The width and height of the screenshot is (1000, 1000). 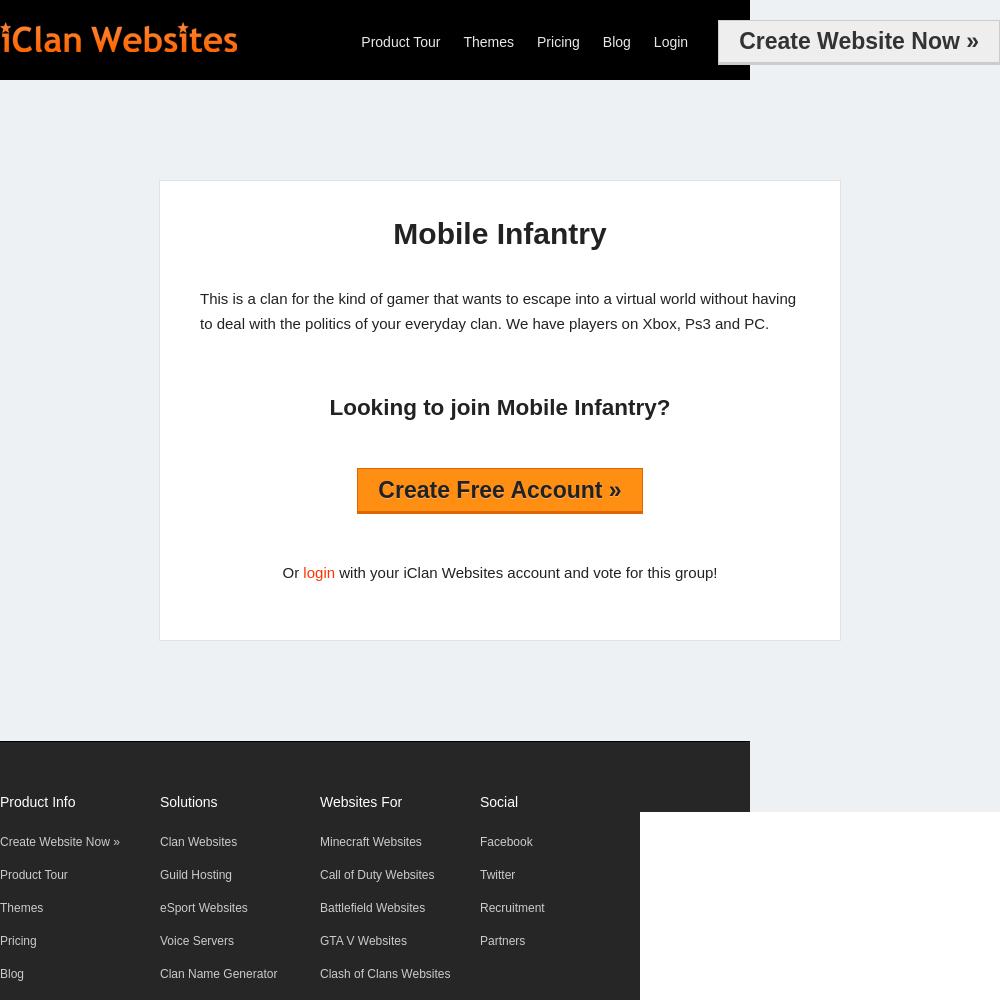 What do you see at coordinates (670, 42) in the screenshot?
I see `'Login'` at bounding box center [670, 42].